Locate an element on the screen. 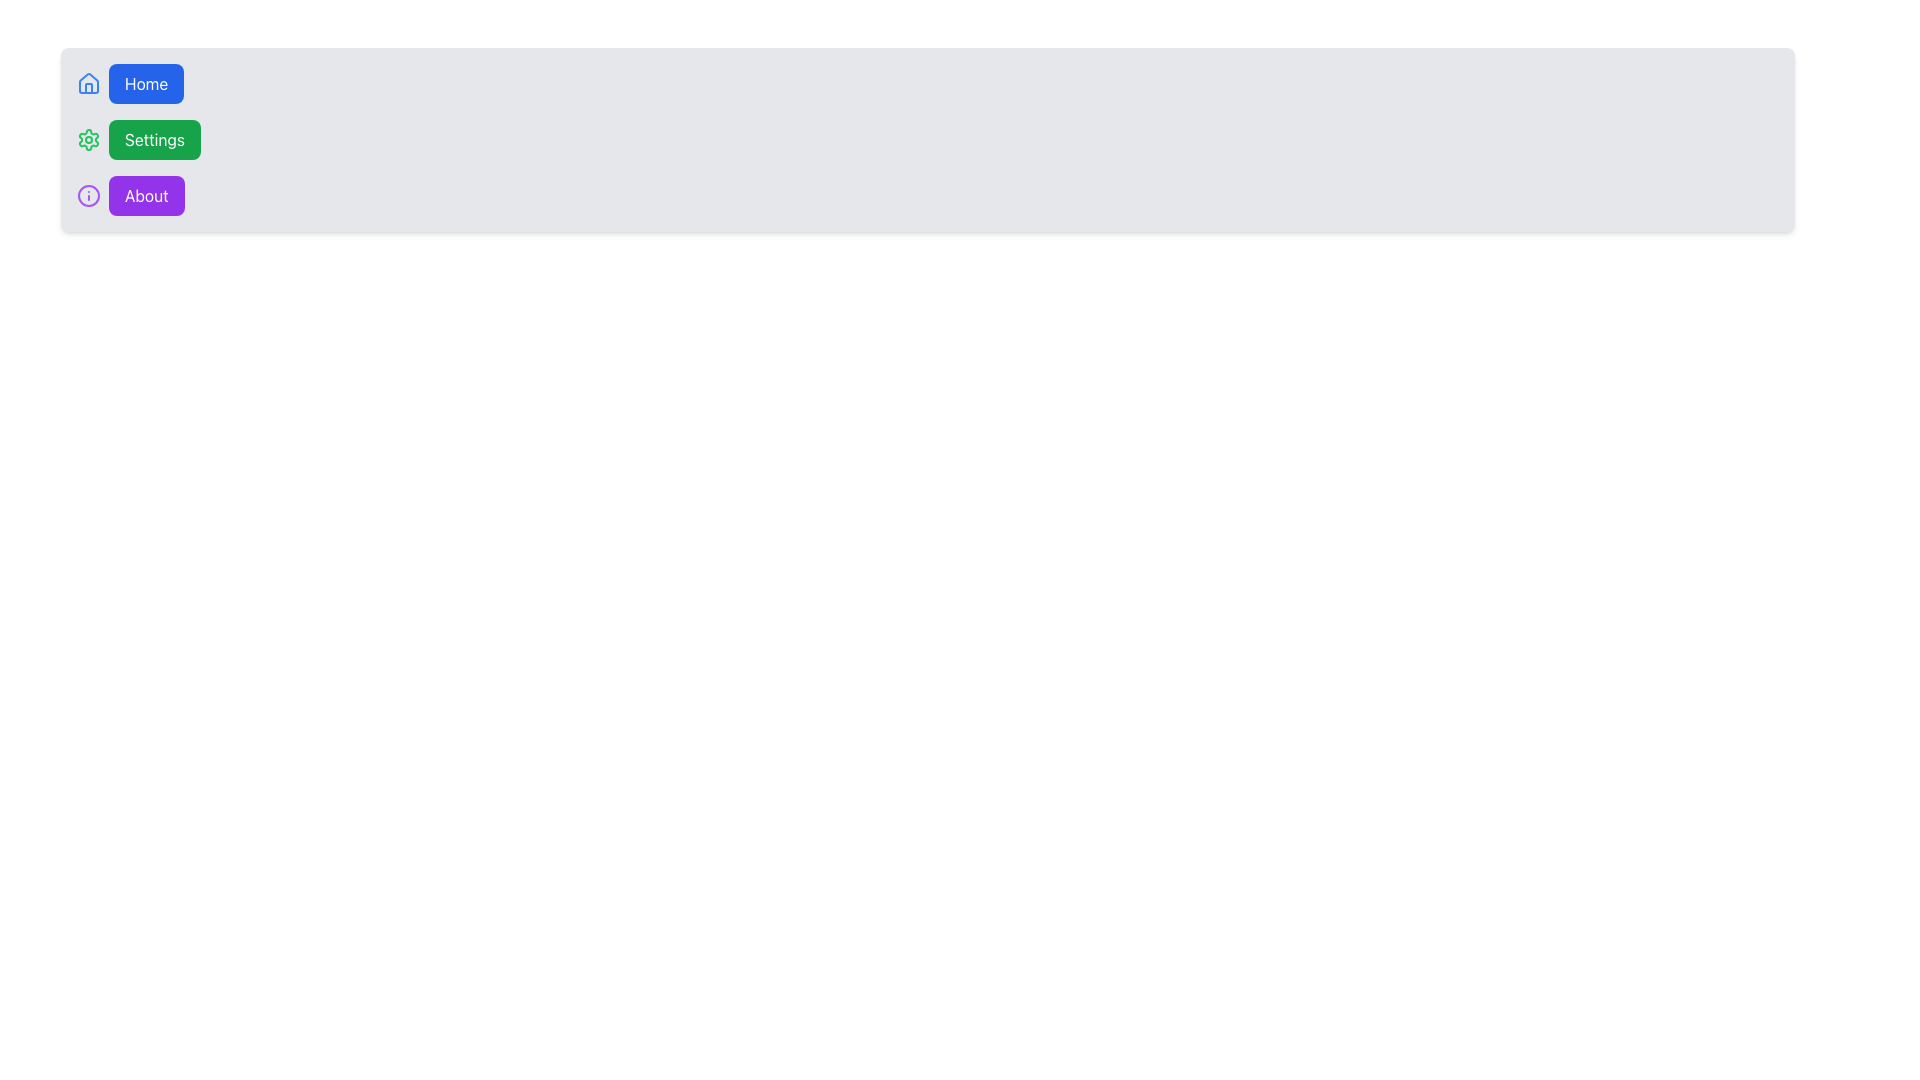 The height and width of the screenshot is (1080, 1920). the navigation button located at the top of the vertical menu is located at coordinates (129, 83).